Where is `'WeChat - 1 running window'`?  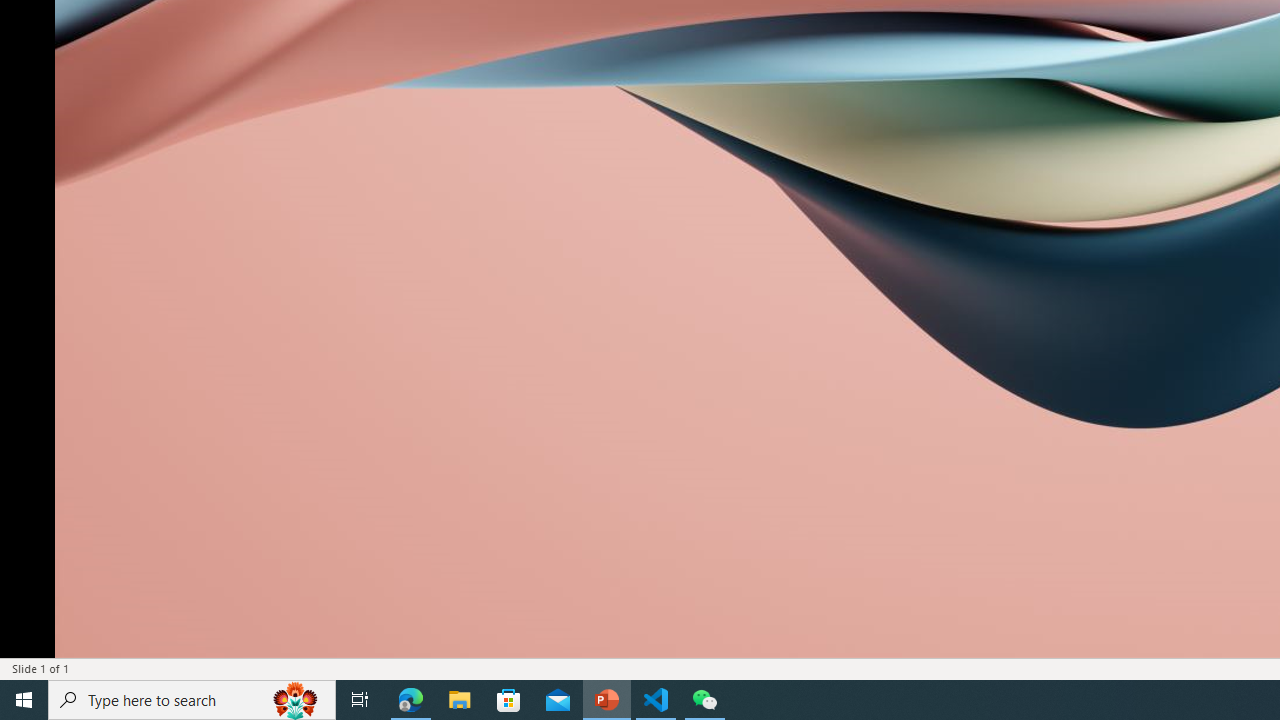 'WeChat - 1 running window' is located at coordinates (705, 698).